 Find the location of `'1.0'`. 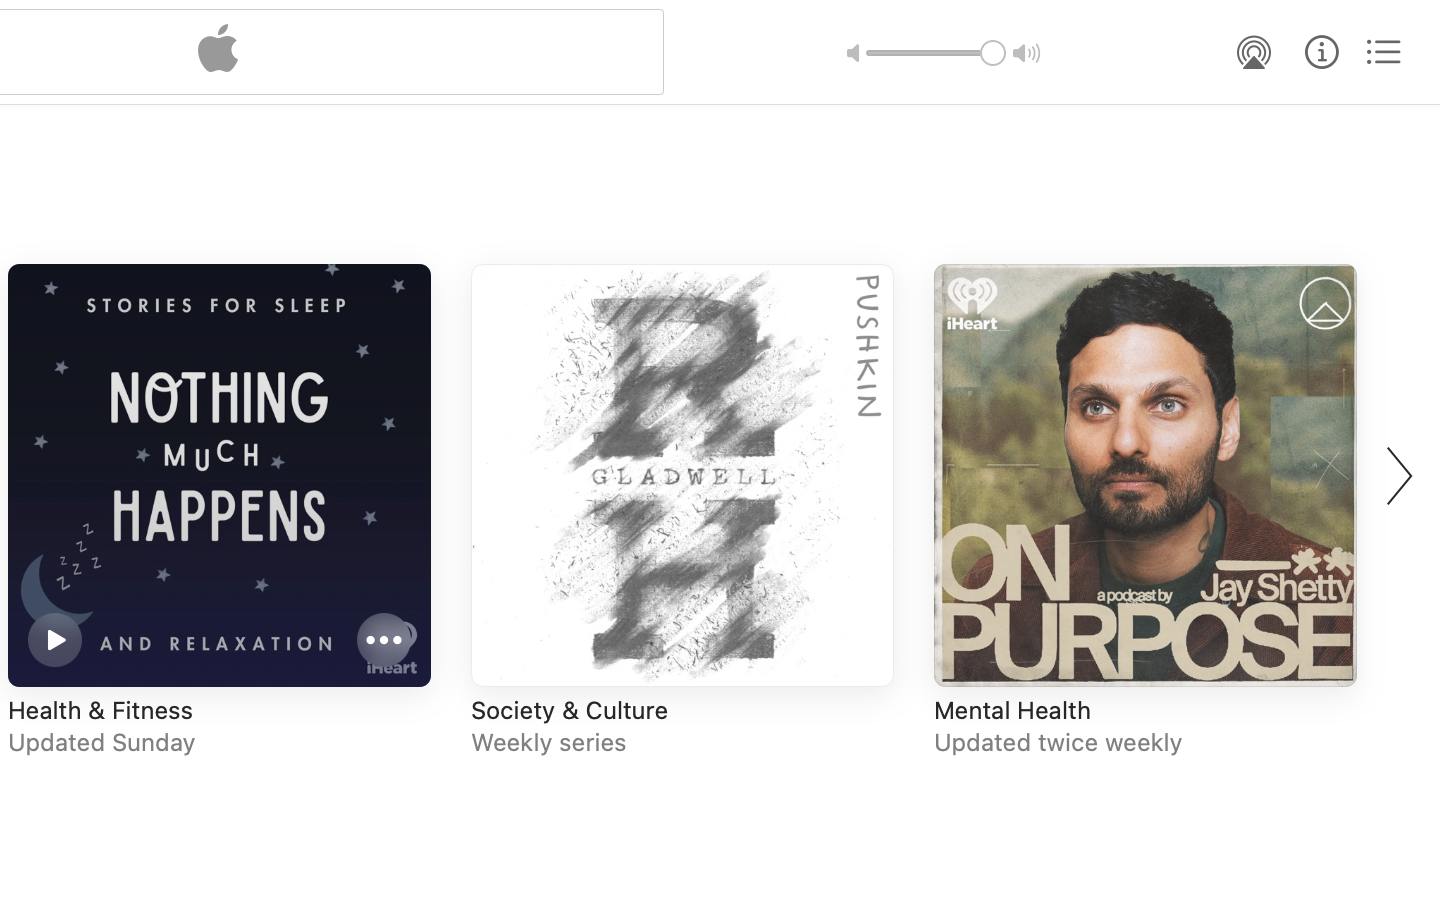

'1.0' is located at coordinates (936, 52).